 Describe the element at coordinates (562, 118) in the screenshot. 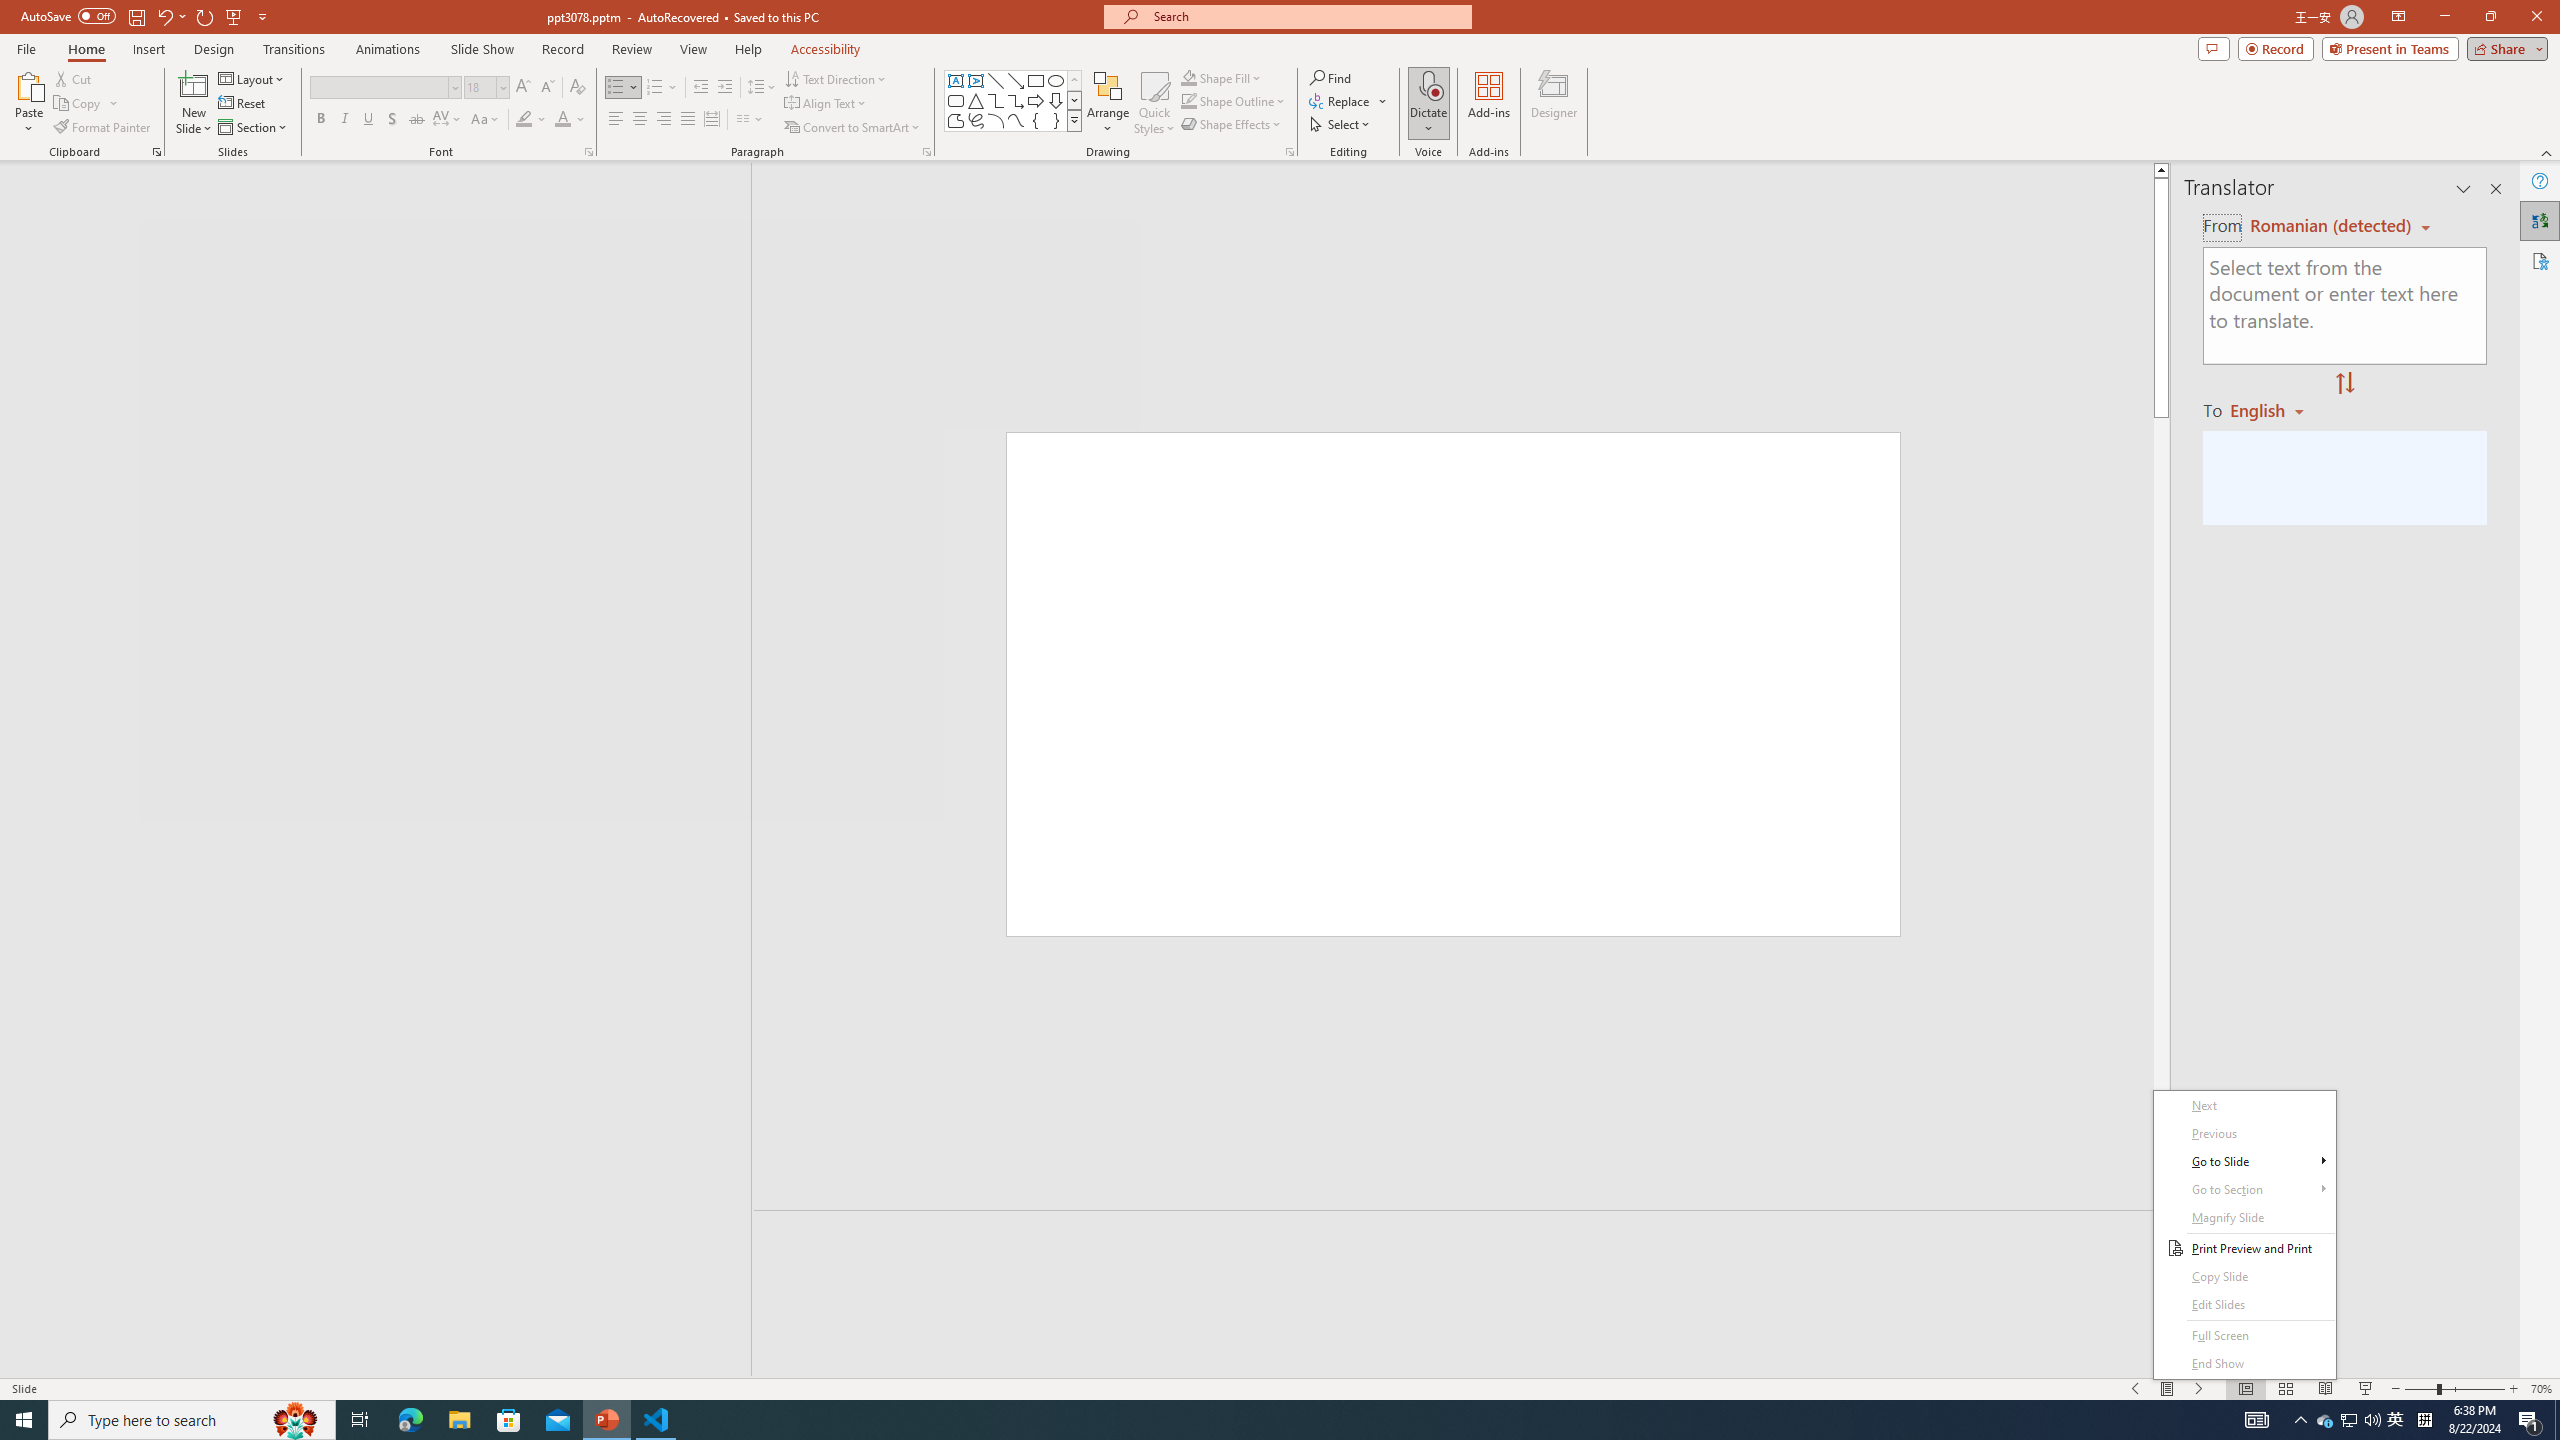

I see `'Font Color Red'` at that location.